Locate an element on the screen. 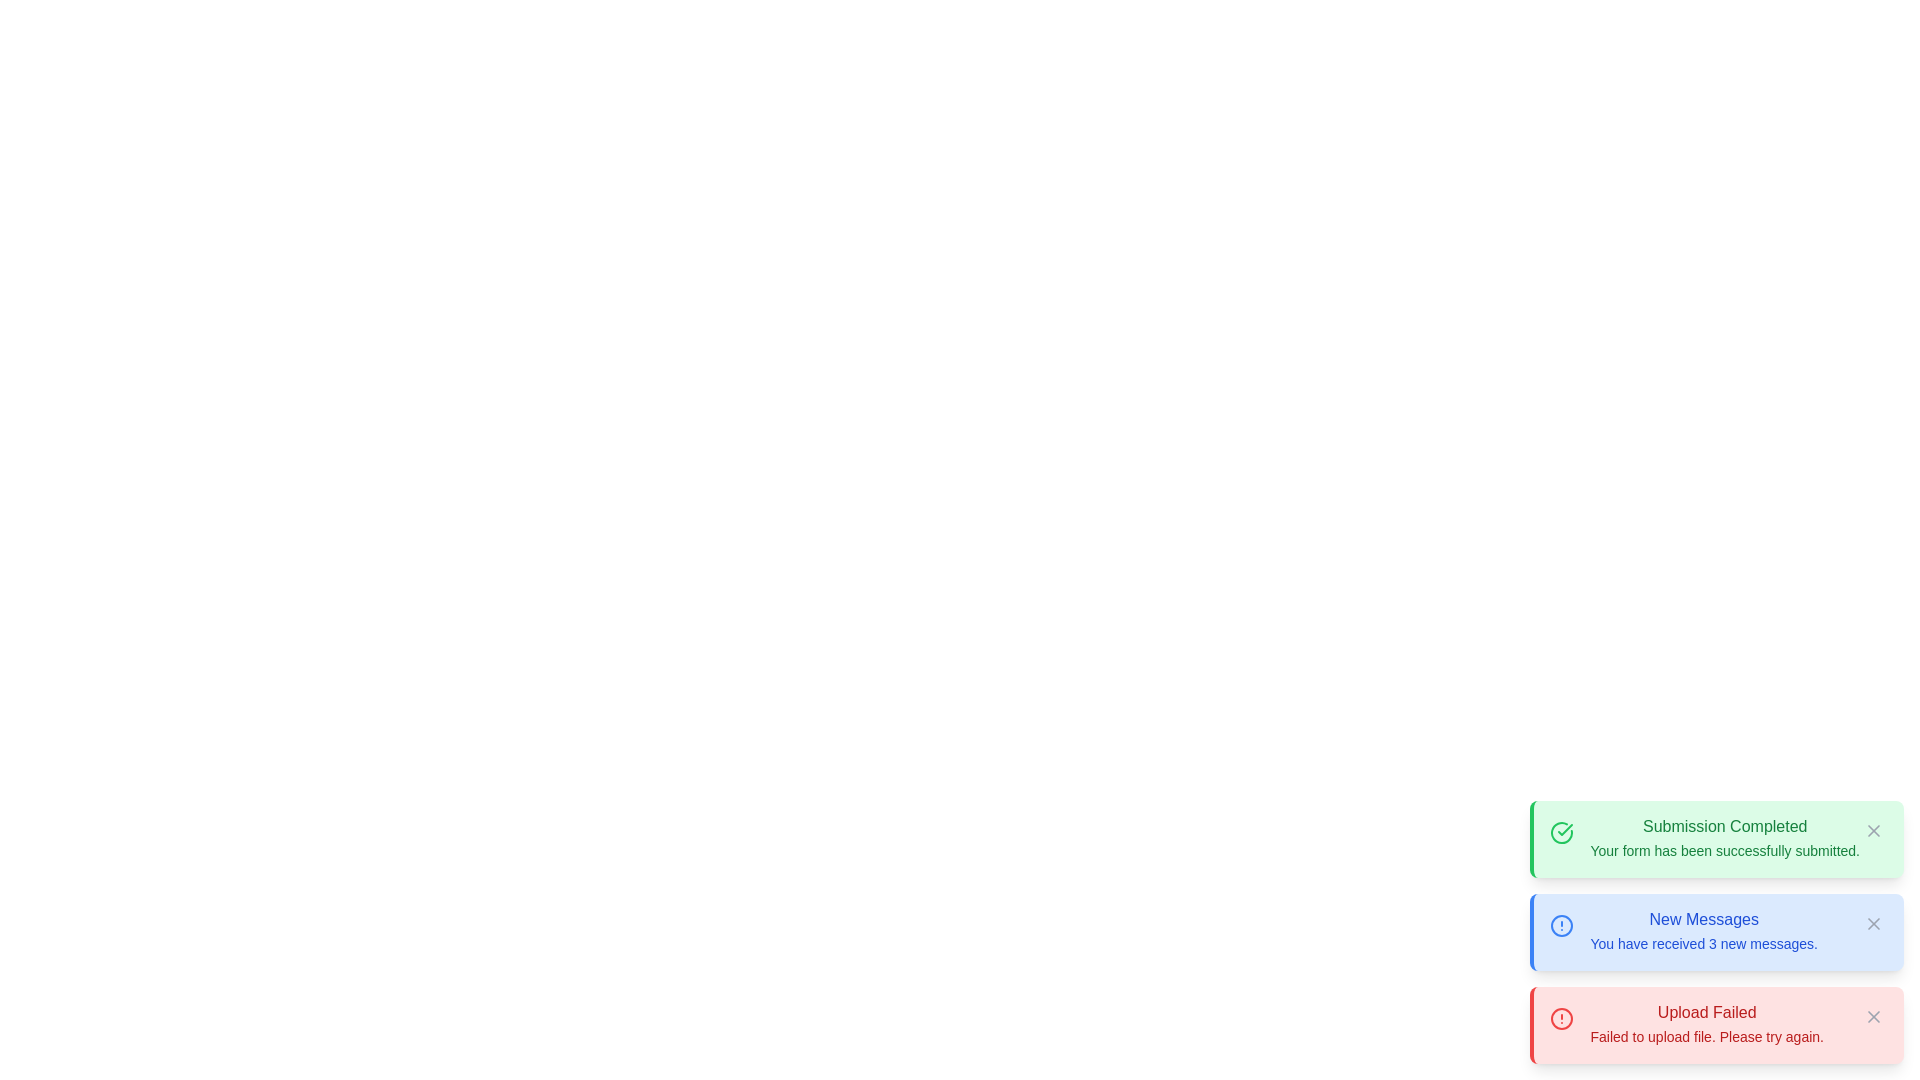 The height and width of the screenshot is (1080, 1920). the circular outline with a blue hue, which is positioned centrally within the 'New Messages' notification icon on the left side of the notification card is located at coordinates (1561, 925).